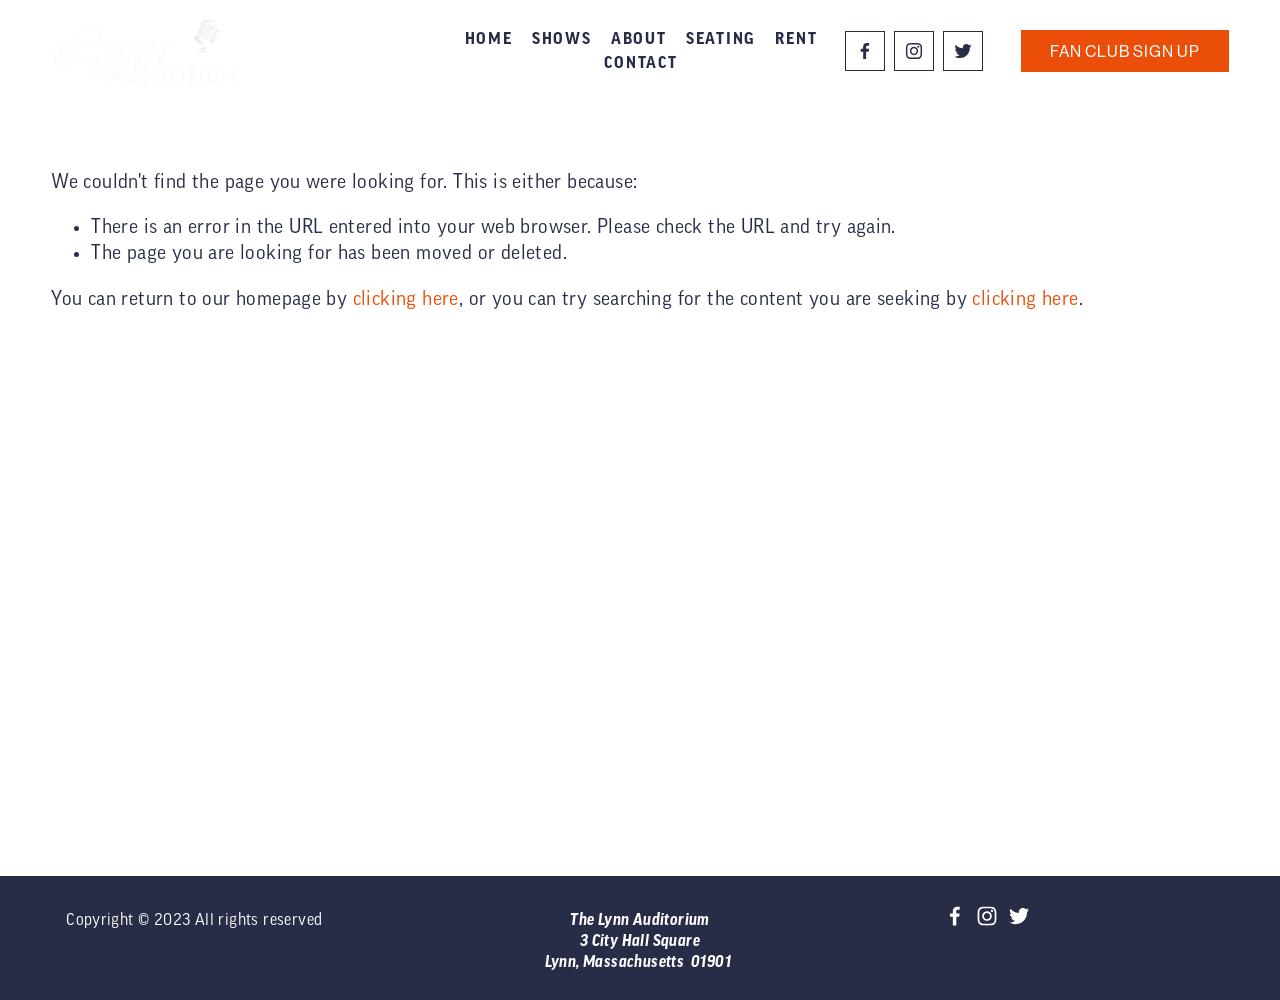  What do you see at coordinates (638, 939) in the screenshot?
I see `'3 City Hall Square'` at bounding box center [638, 939].